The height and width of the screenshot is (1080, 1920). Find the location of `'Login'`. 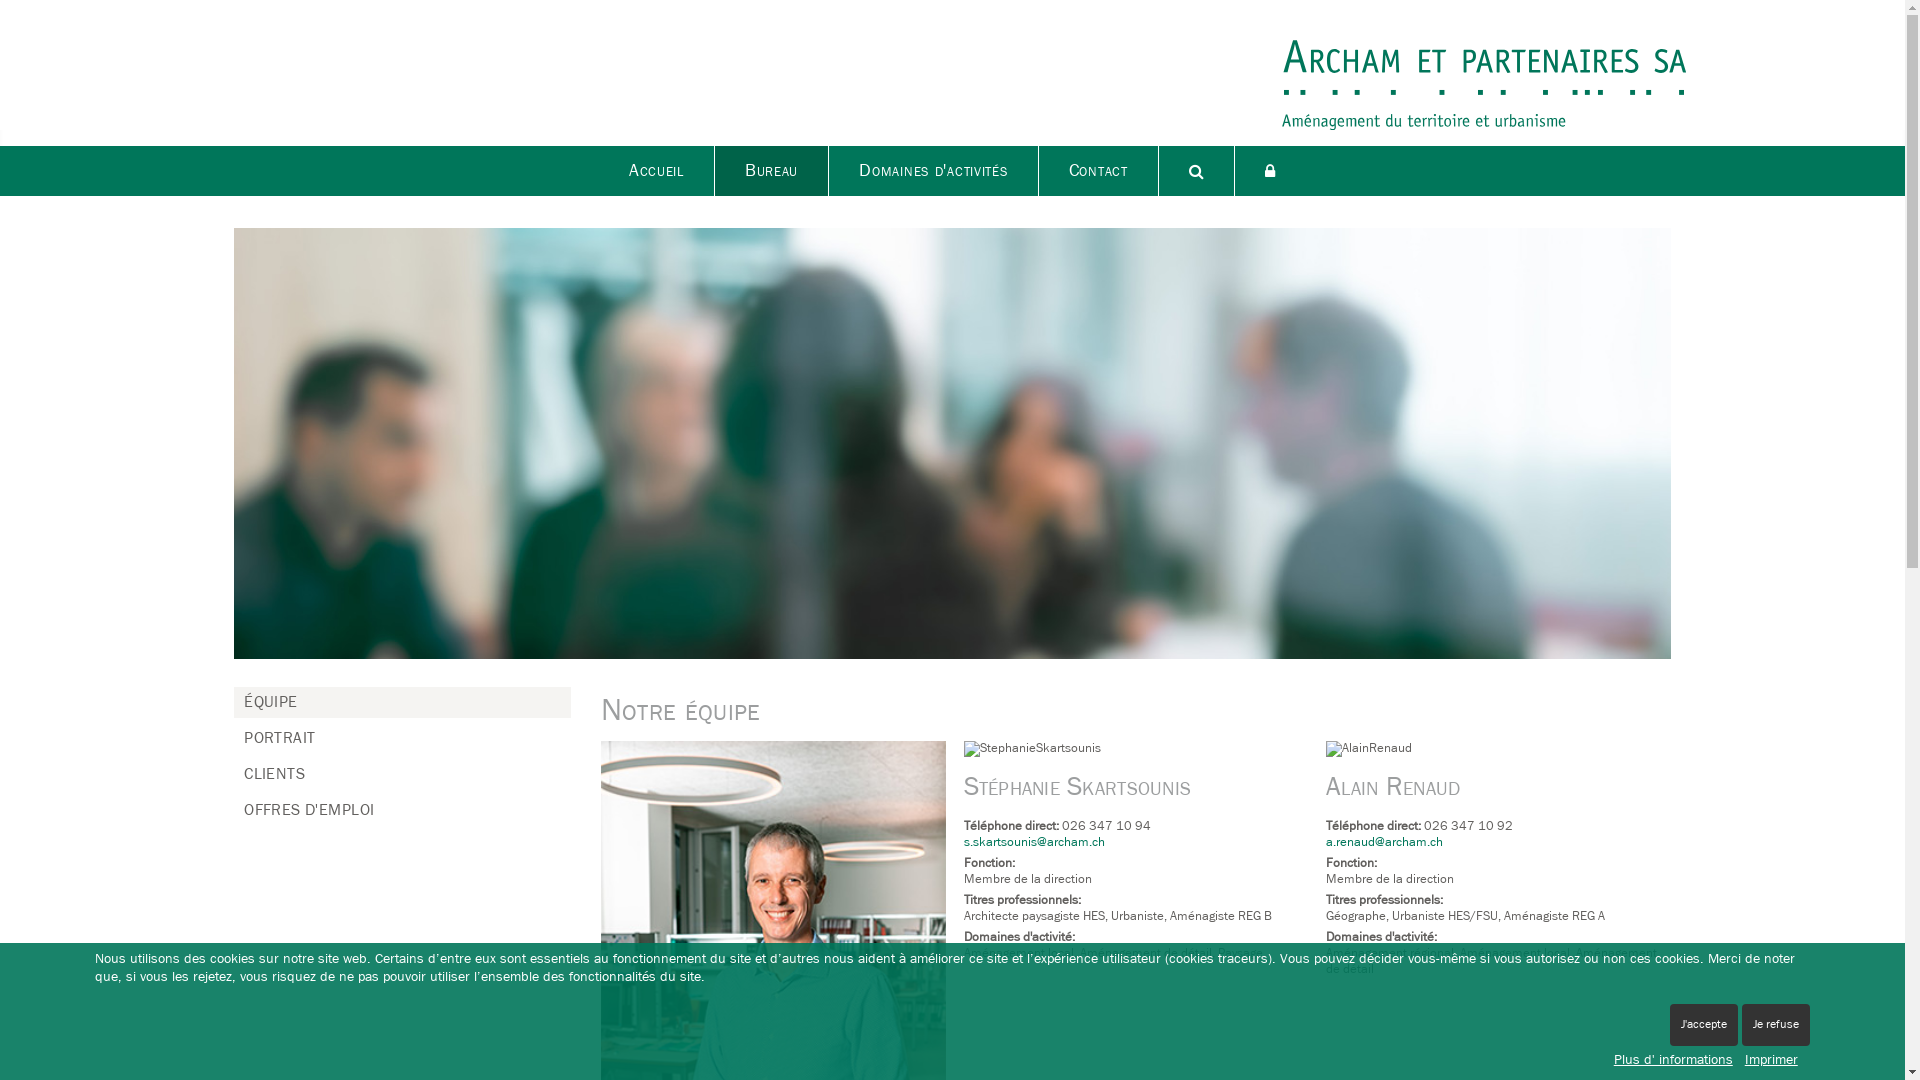

'Login' is located at coordinates (1269, 169).